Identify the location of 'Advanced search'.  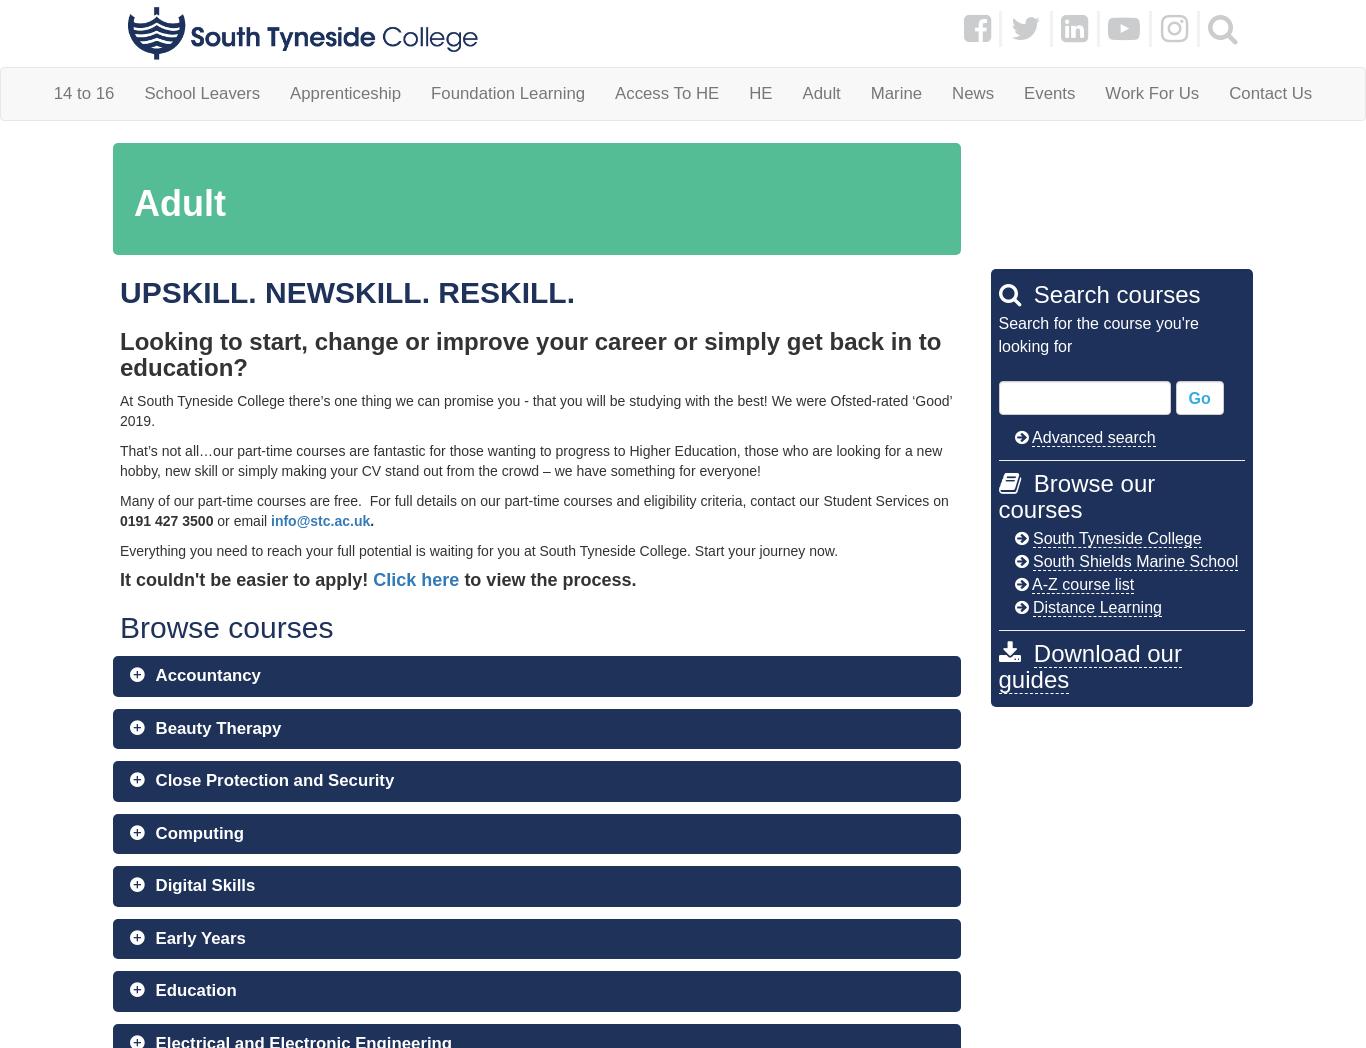
(1092, 436).